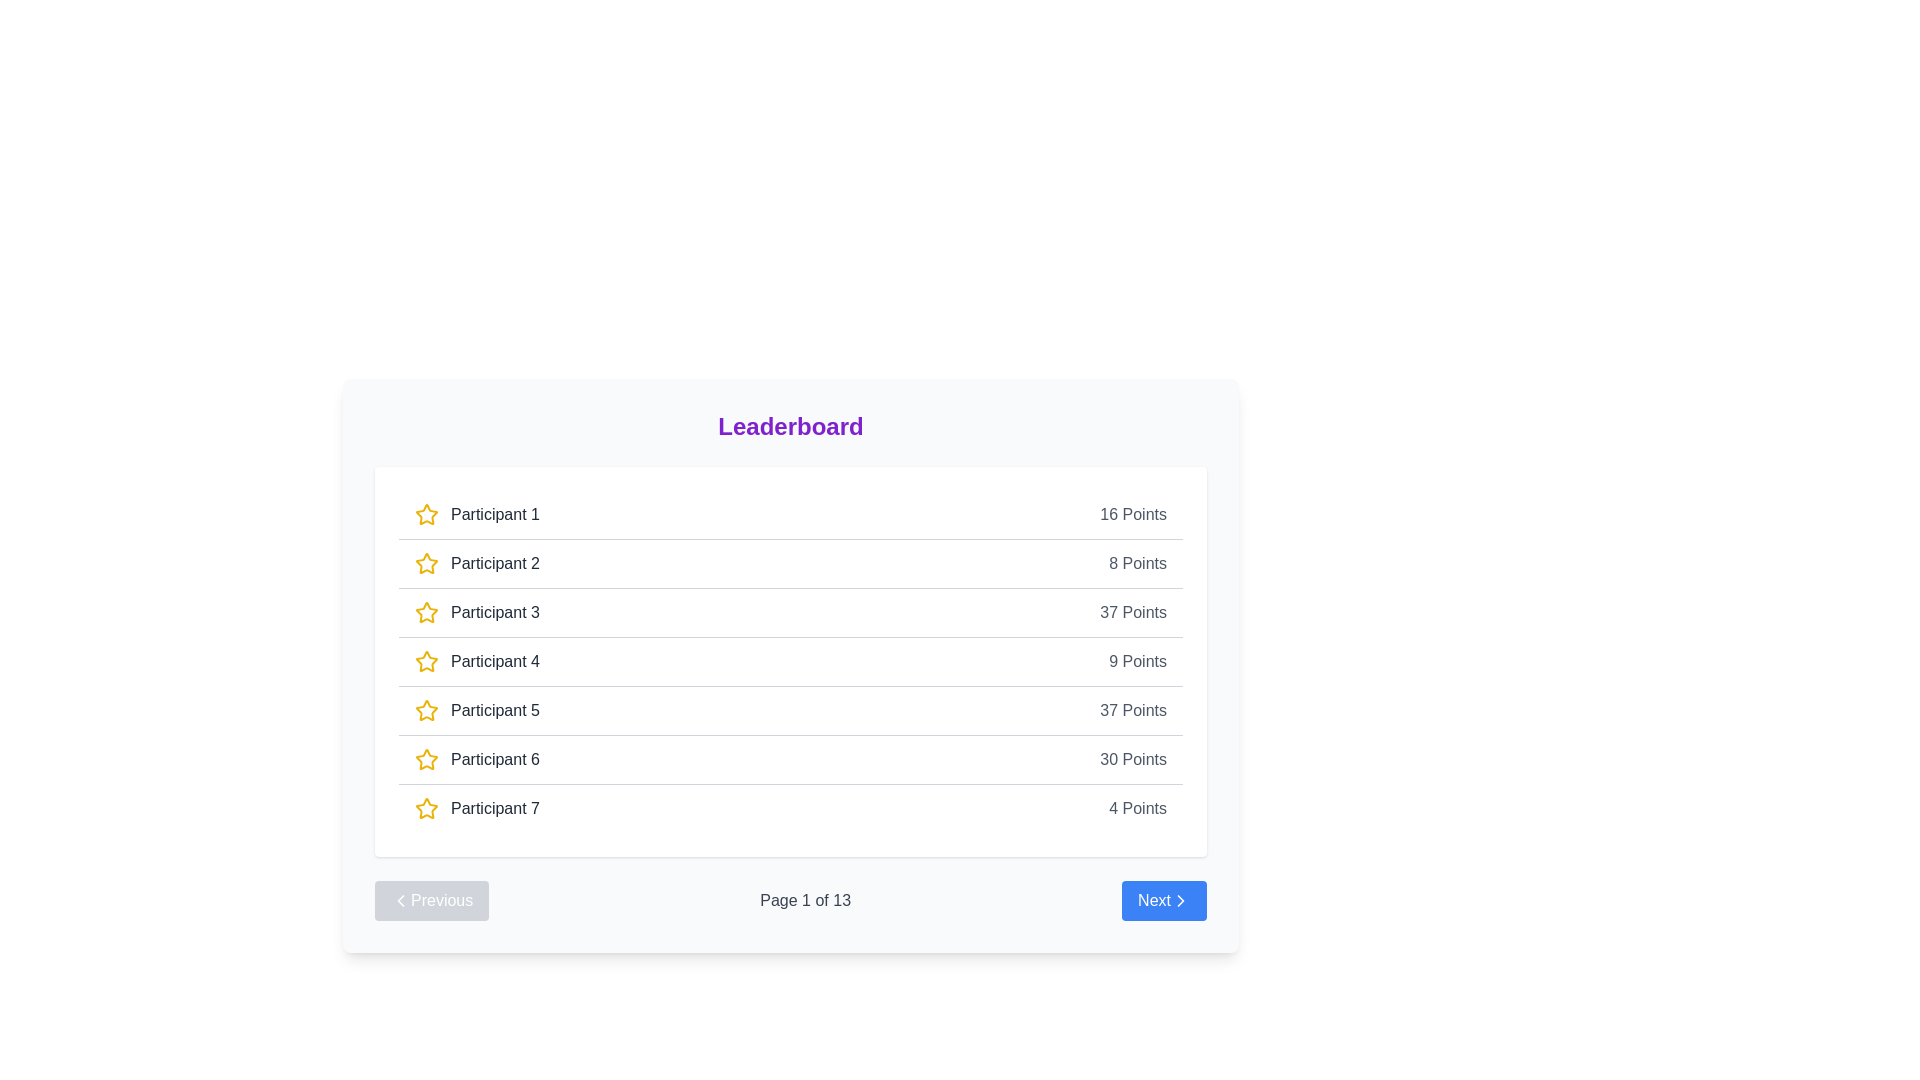  I want to click on static text label displaying '4 Points' located at the far right edge of the row for 'Participant 7' in the leaderboard table, so click(1138, 808).